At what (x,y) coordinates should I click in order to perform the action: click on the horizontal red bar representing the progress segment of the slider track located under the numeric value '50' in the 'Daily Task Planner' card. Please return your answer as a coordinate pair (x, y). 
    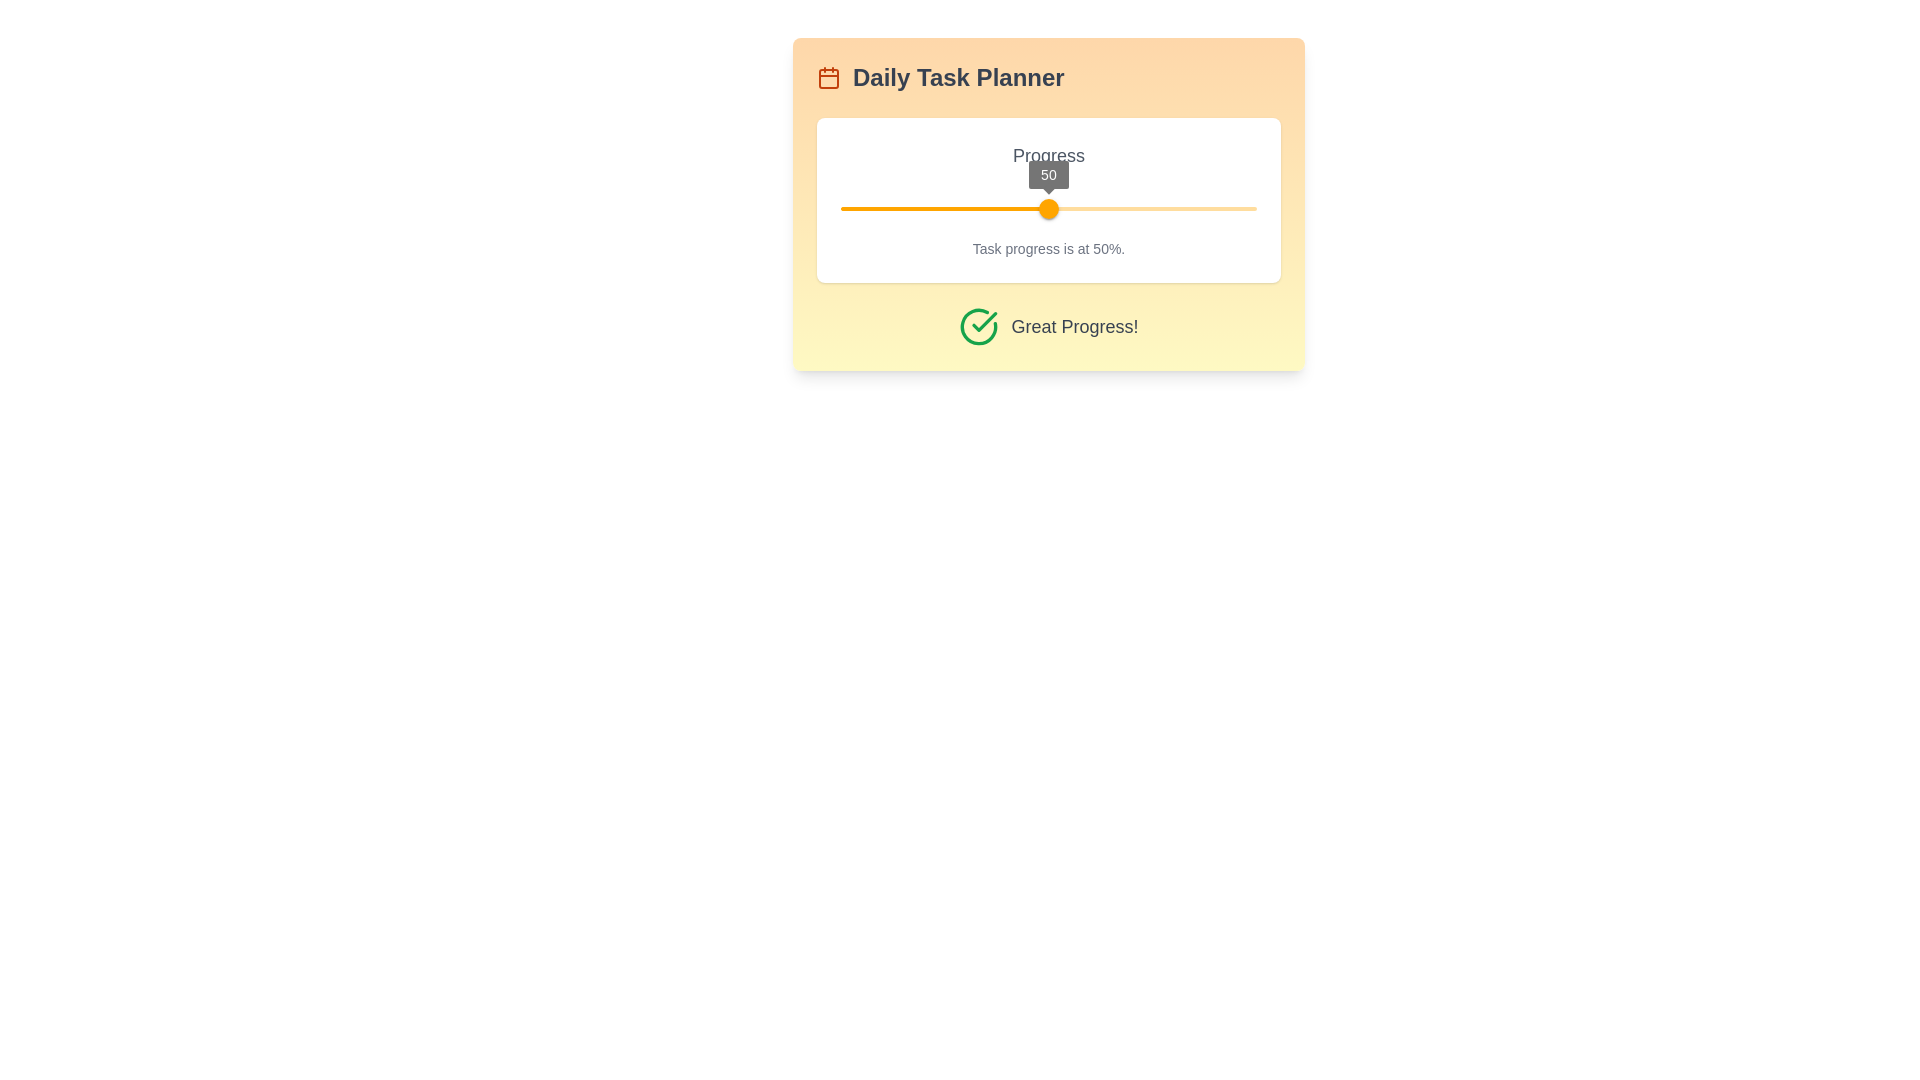
    Looking at the image, I should click on (944, 208).